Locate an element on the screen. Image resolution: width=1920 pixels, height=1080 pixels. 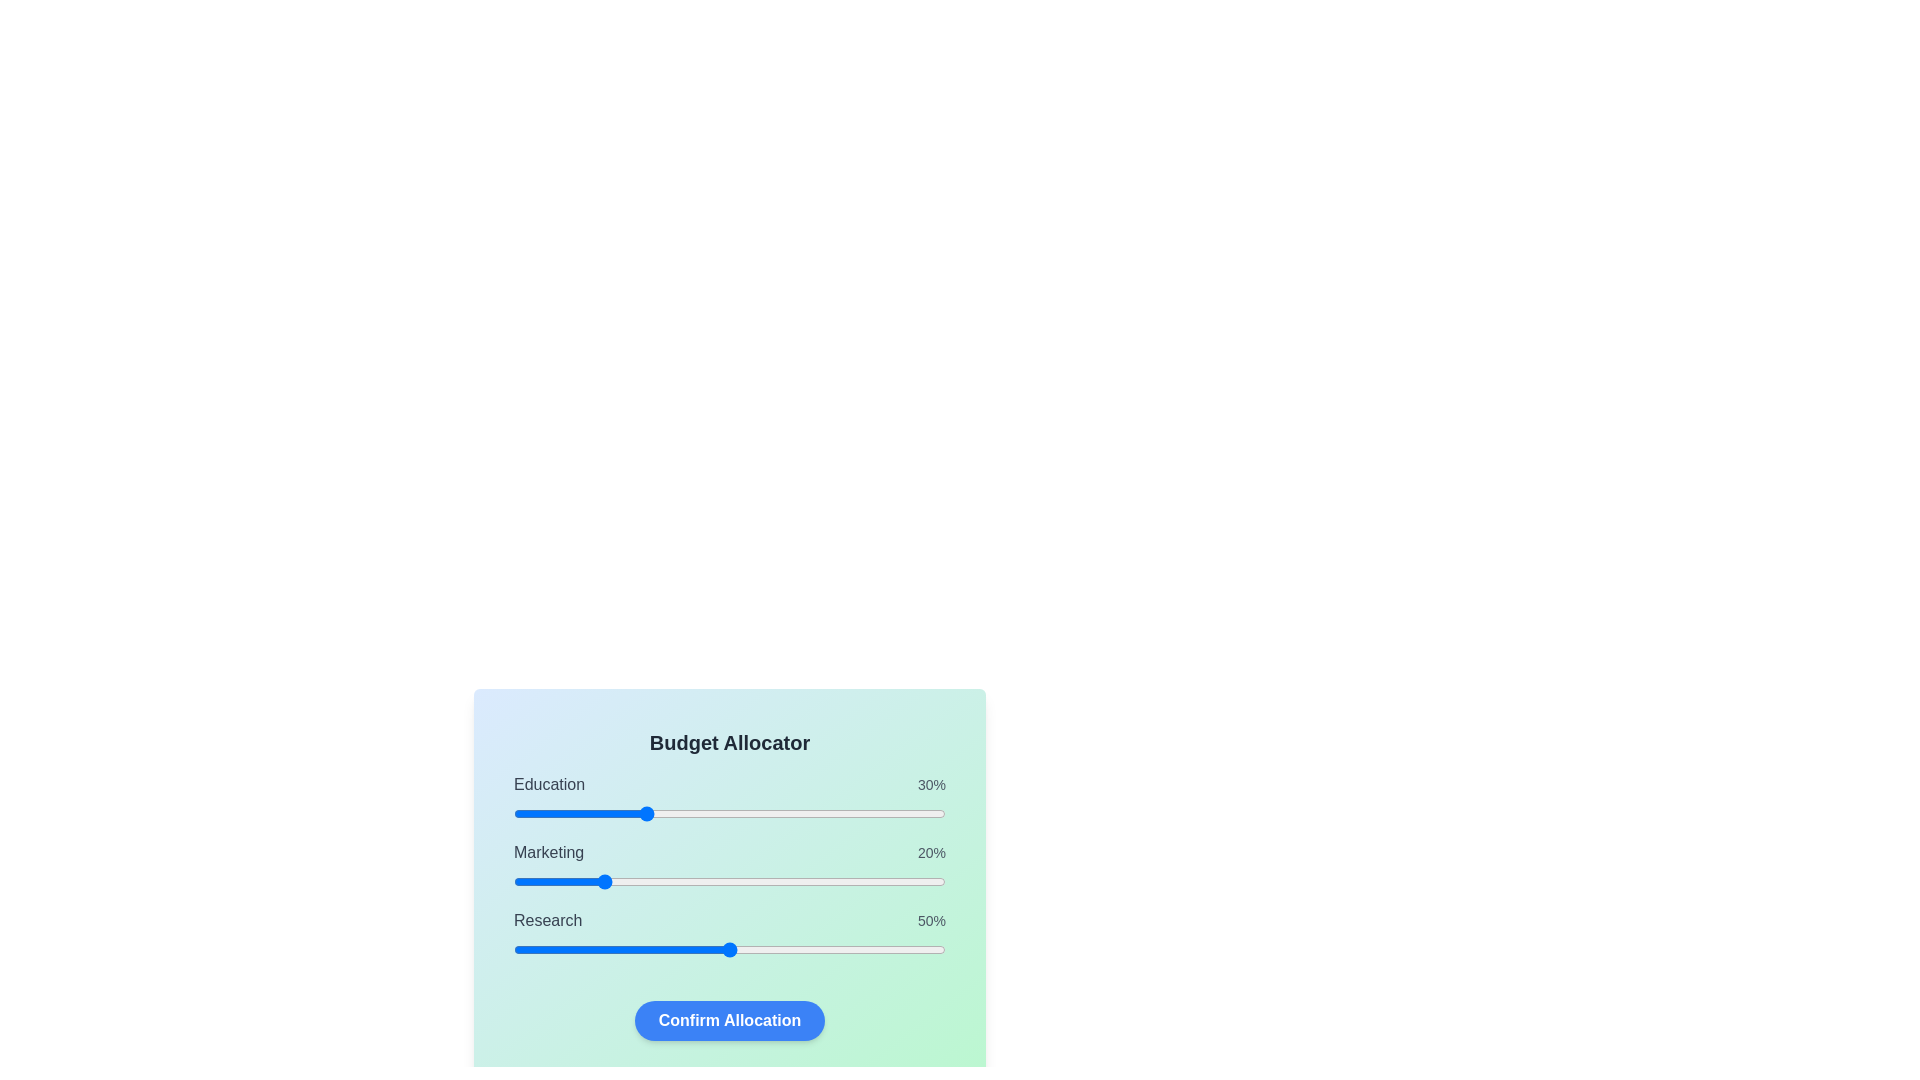
the Marketing allocation slider to 42% is located at coordinates (695, 881).